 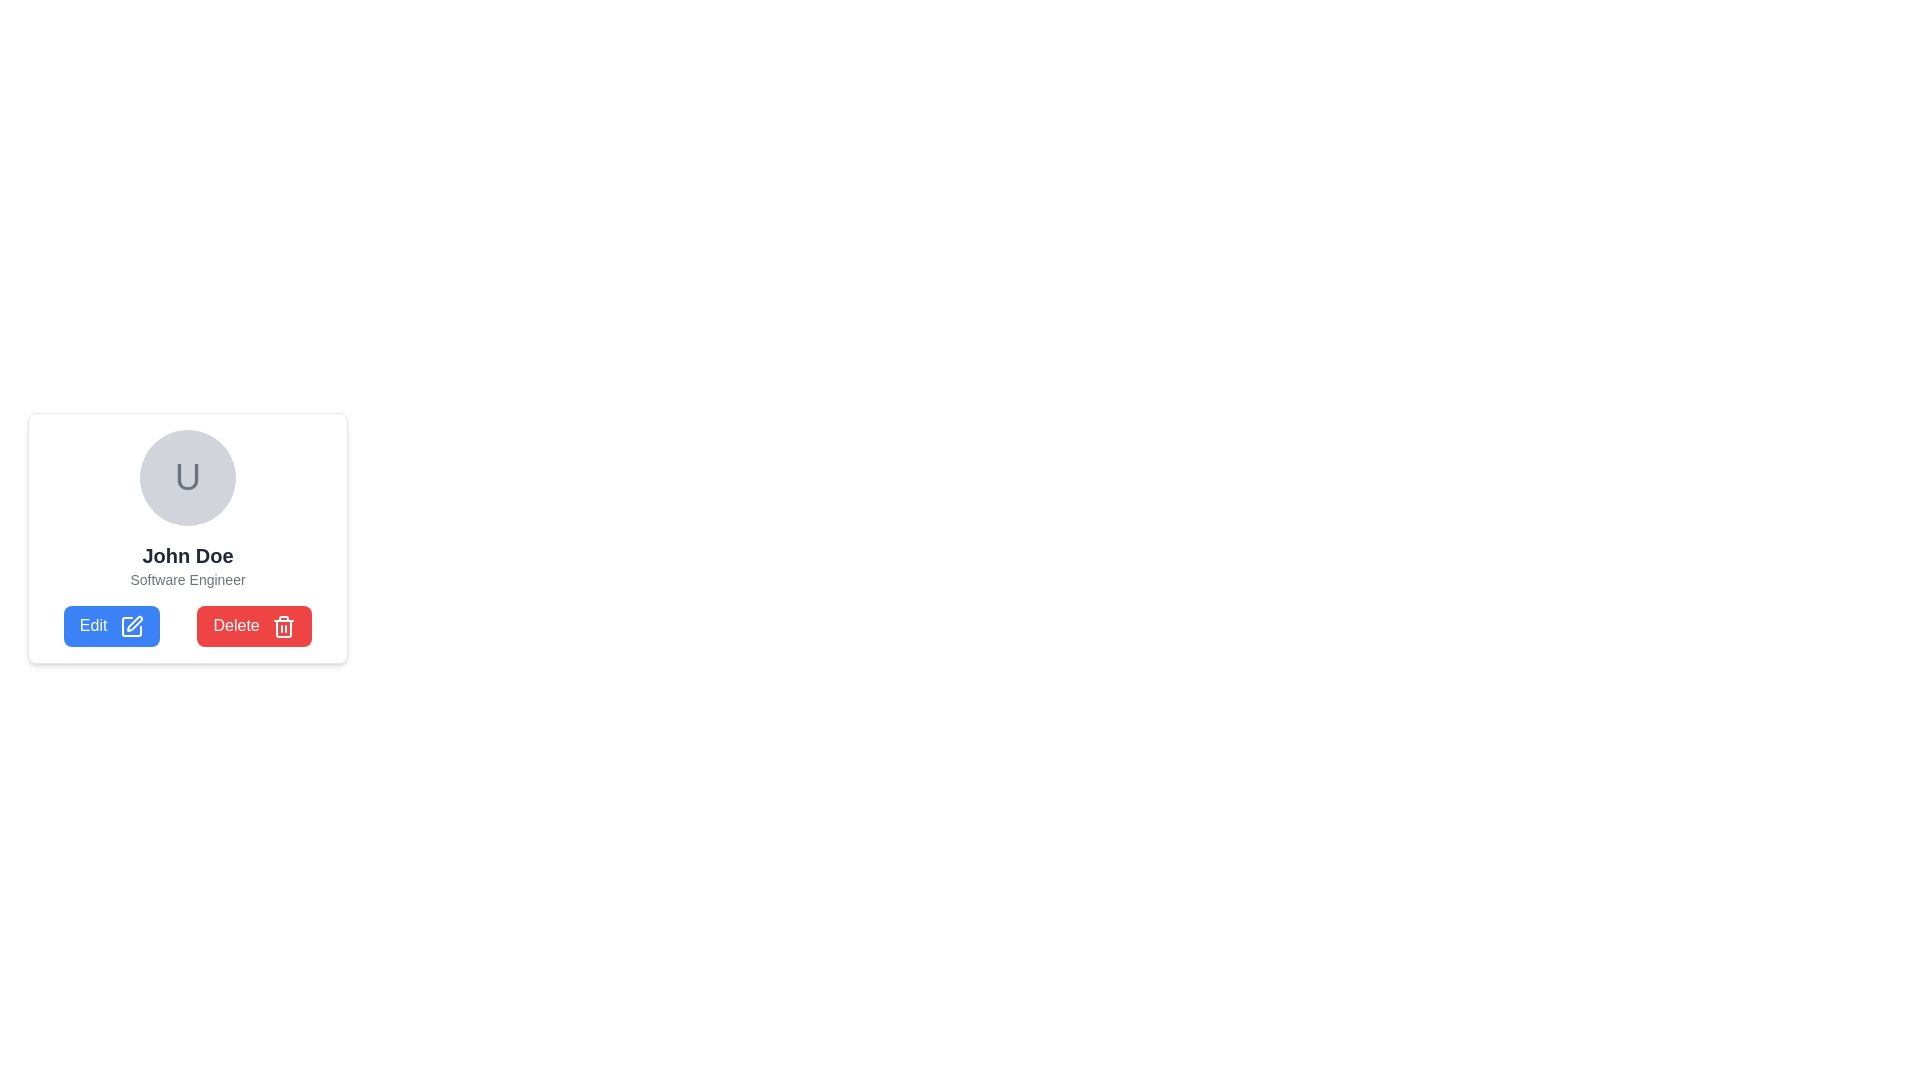 I want to click on the Avatar Placeholder representing the user's profile picture, which is located at the top of the card UI containing 'John Doe' and 'Software Engineer', so click(x=187, y=478).